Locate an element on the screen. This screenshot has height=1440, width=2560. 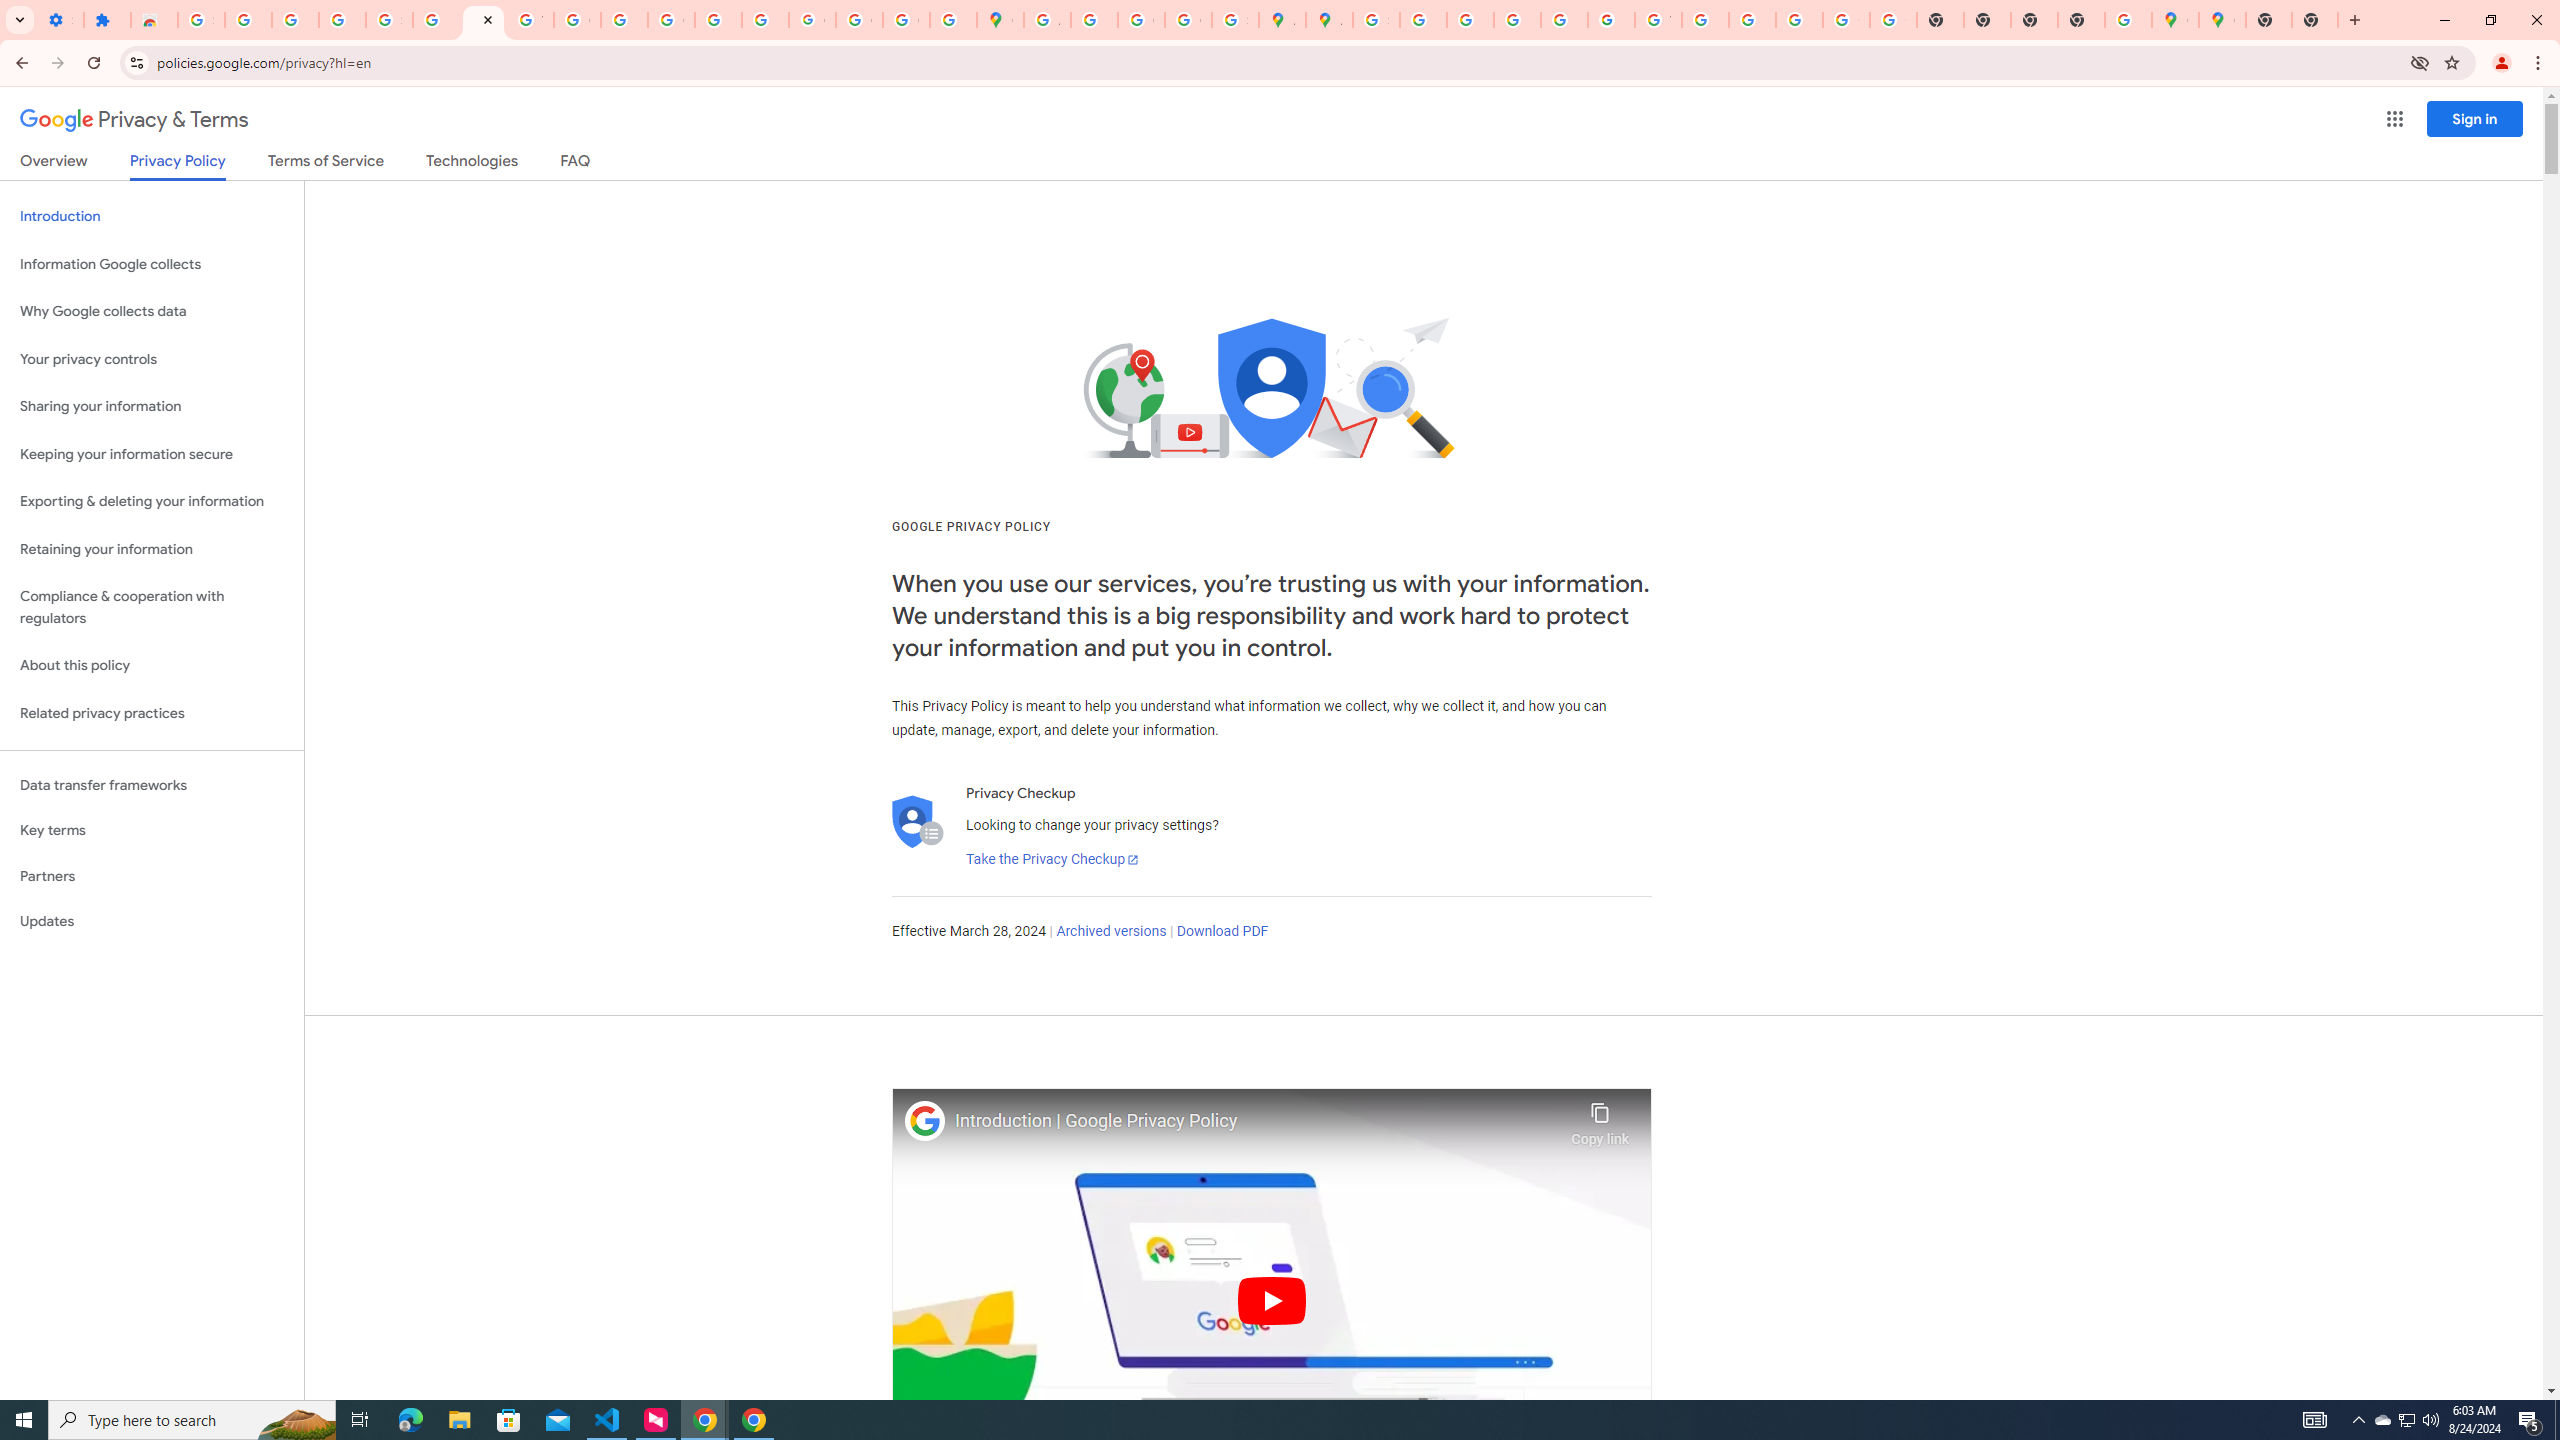
'New Tab' is located at coordinates (2268, 19).